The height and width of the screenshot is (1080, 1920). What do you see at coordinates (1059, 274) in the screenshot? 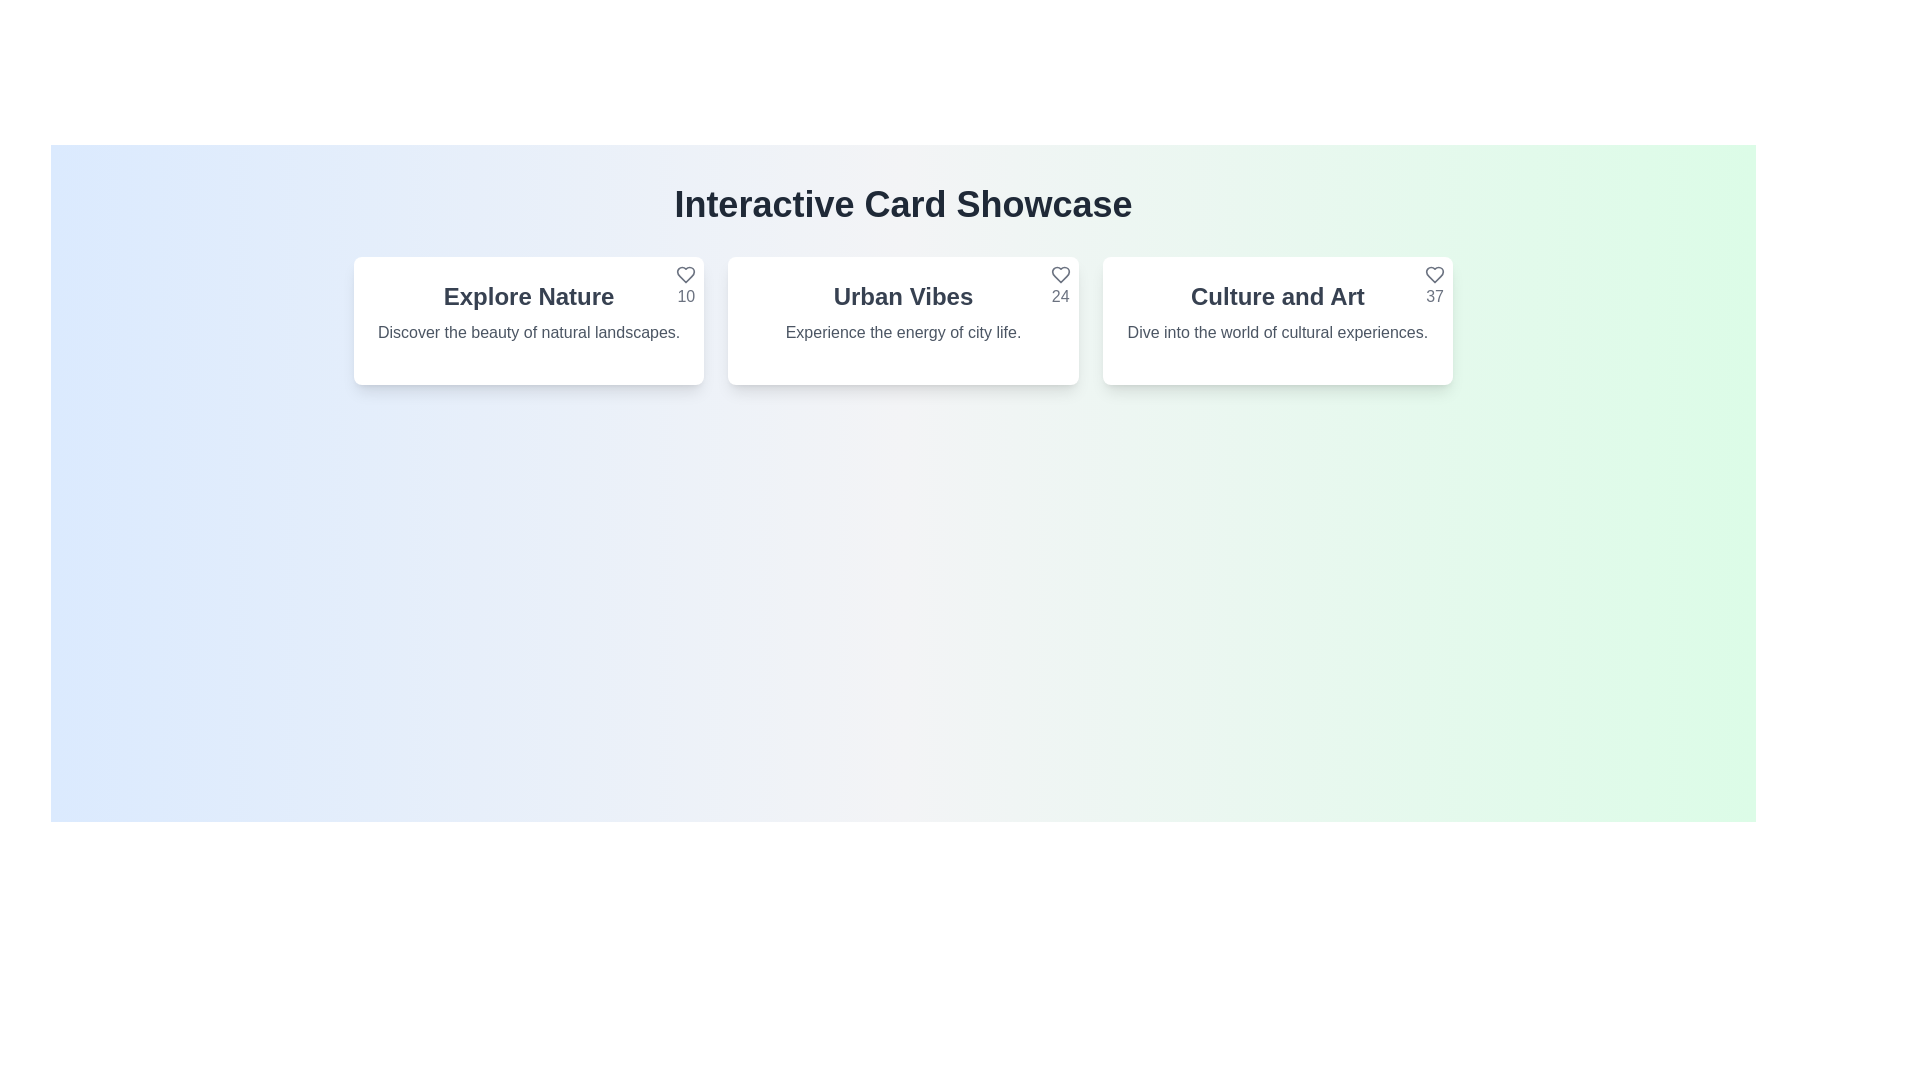
I see `the heart-like icon located in the top-right corner of the 'Urban Vibes' card, which represents a favoriting or liking action` at bounding box center [1059, 274].